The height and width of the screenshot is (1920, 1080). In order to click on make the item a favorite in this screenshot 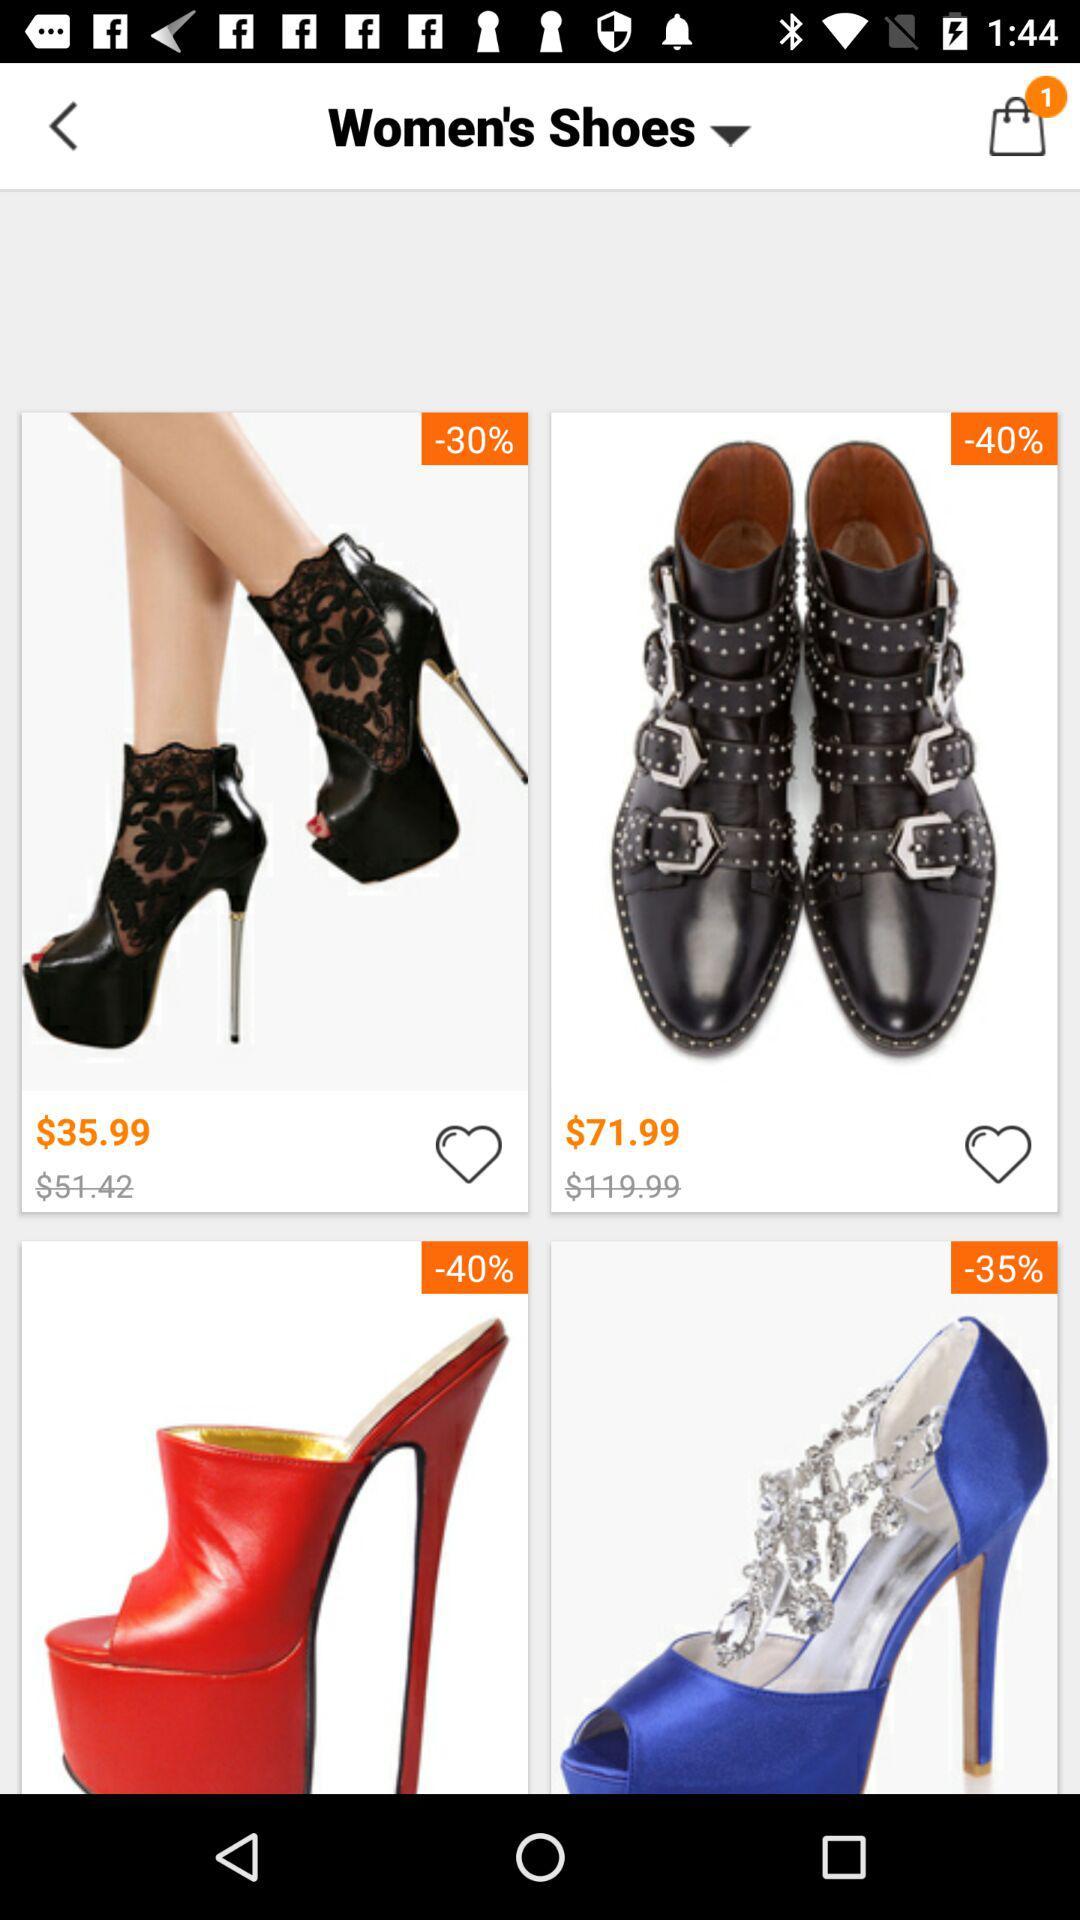, I will do `click(468, 1152)`.